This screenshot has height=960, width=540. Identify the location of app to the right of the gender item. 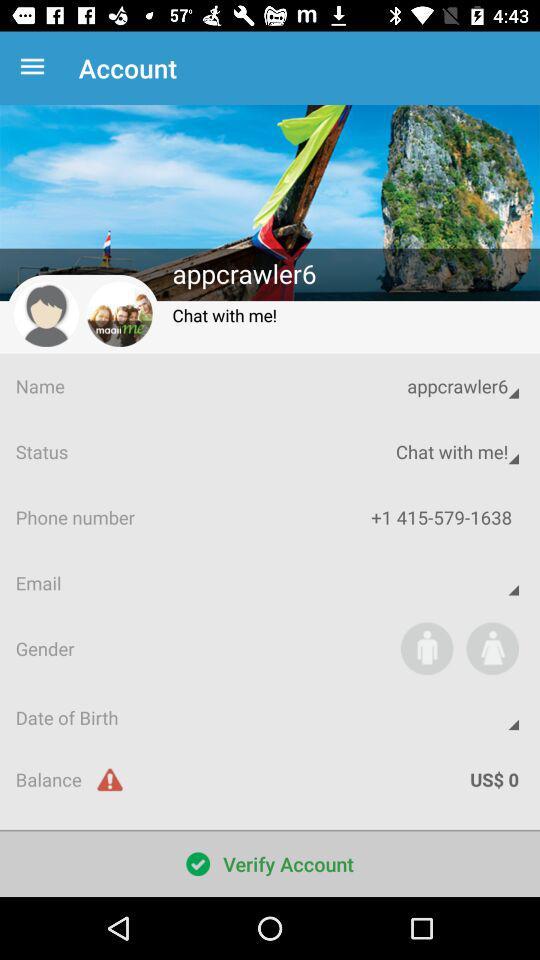
(426, 647).